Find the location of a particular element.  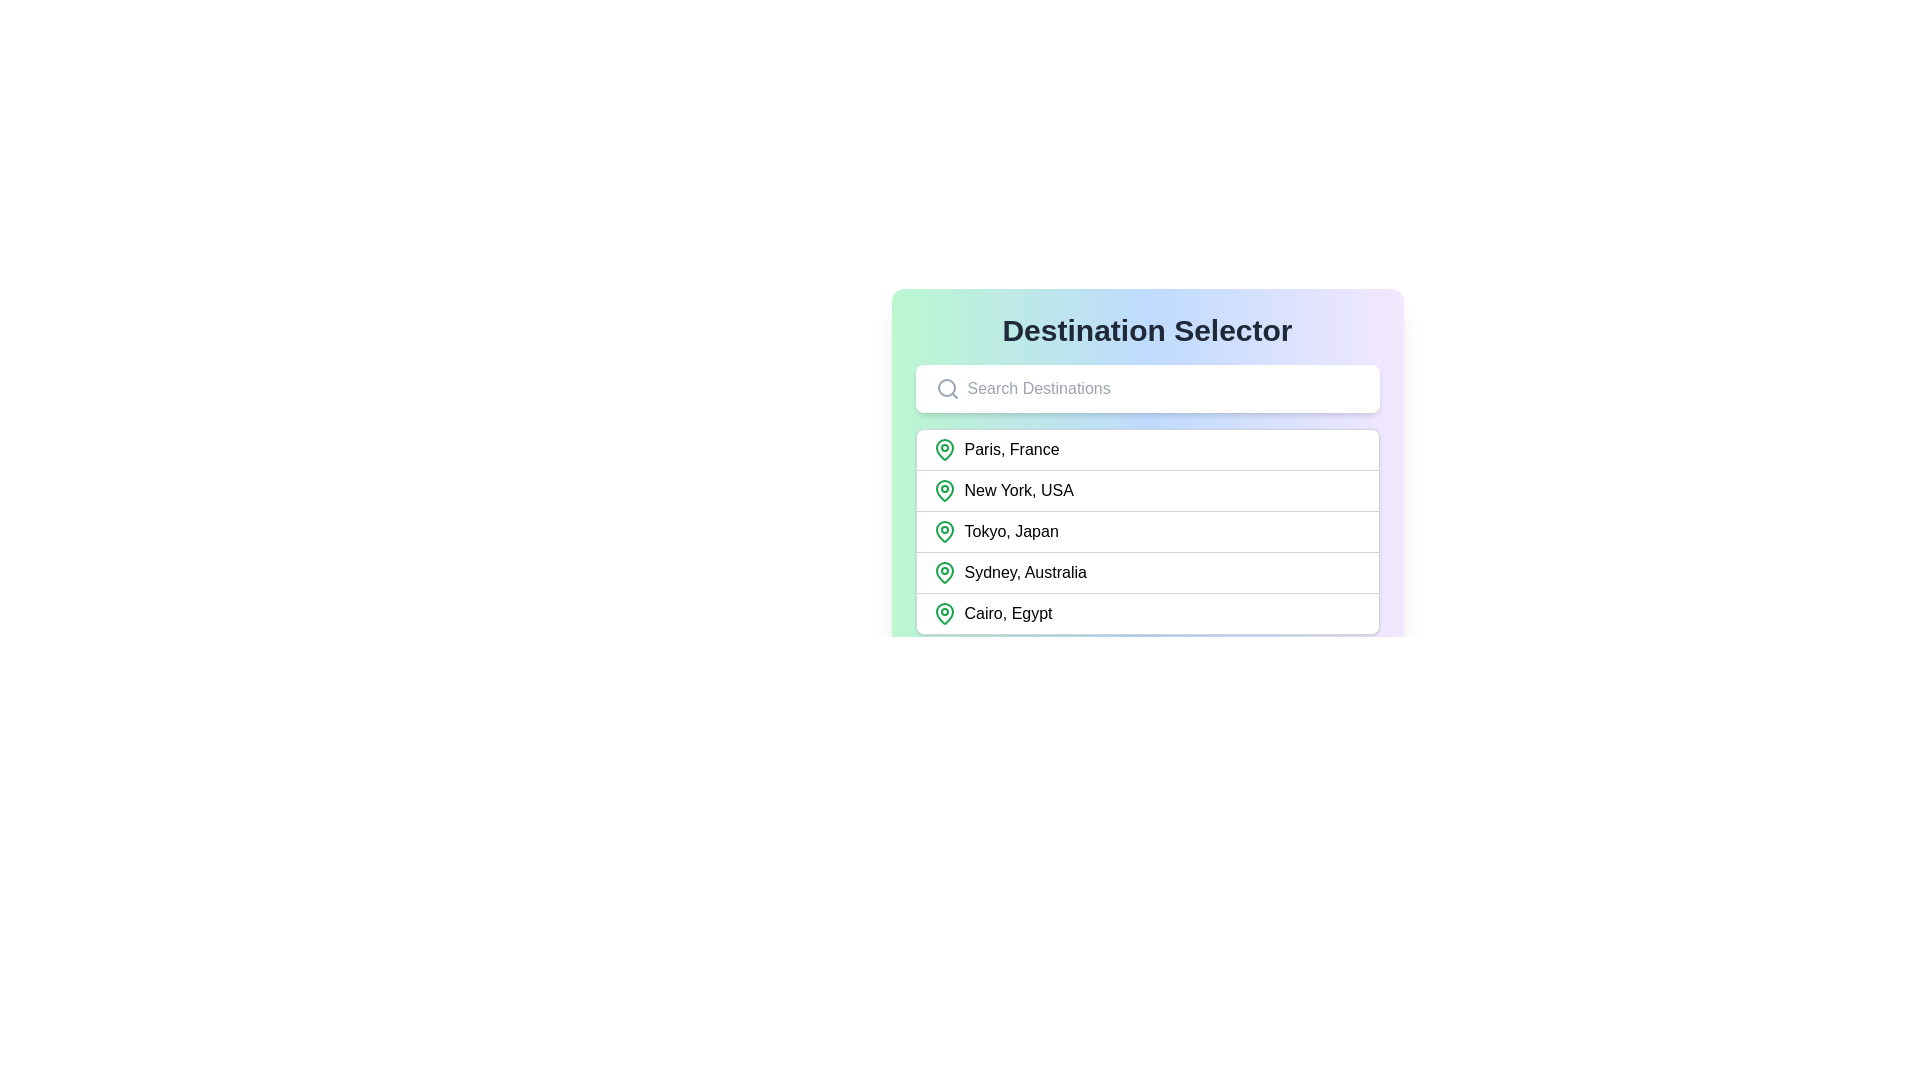

the pin-shaped map icon with a green outline located to the left of the text 'Cairo, Egypt' is located at coordinates (943, 612).